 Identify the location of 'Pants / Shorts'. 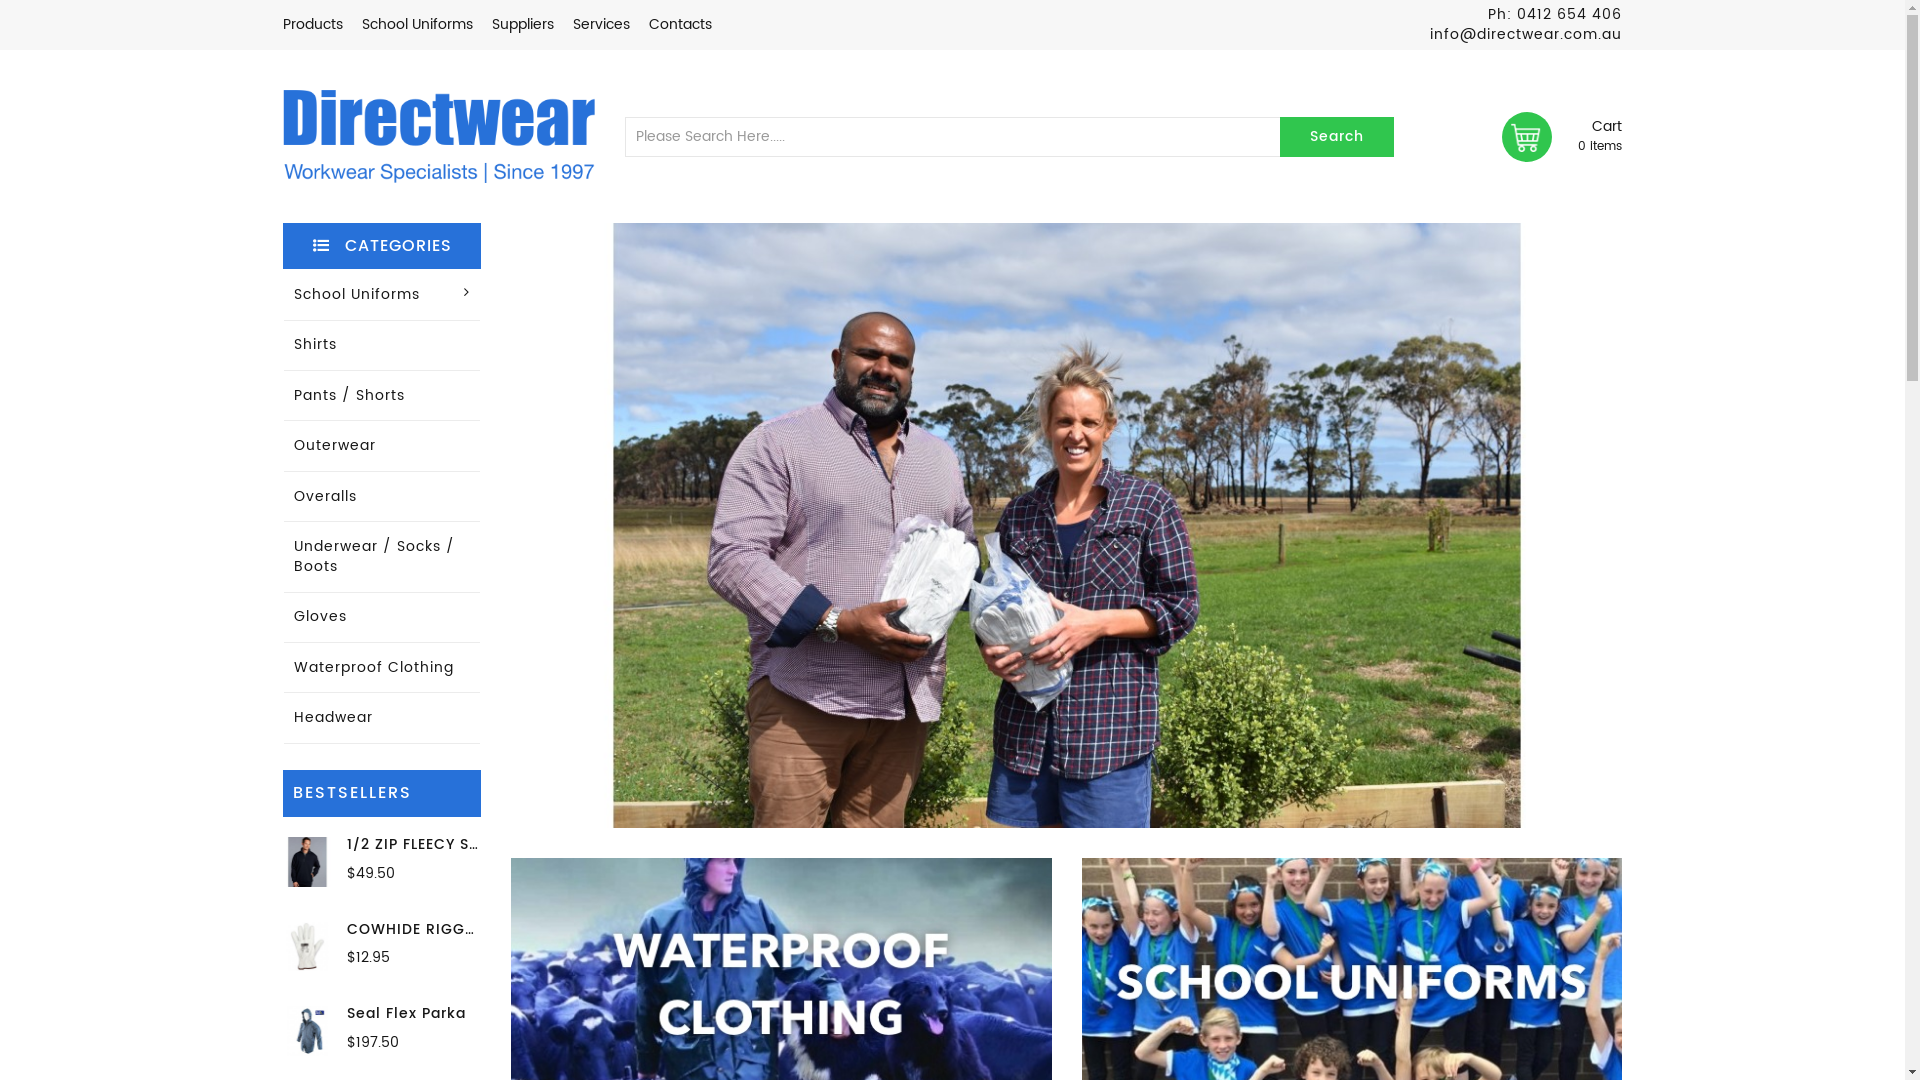
(382, 396).